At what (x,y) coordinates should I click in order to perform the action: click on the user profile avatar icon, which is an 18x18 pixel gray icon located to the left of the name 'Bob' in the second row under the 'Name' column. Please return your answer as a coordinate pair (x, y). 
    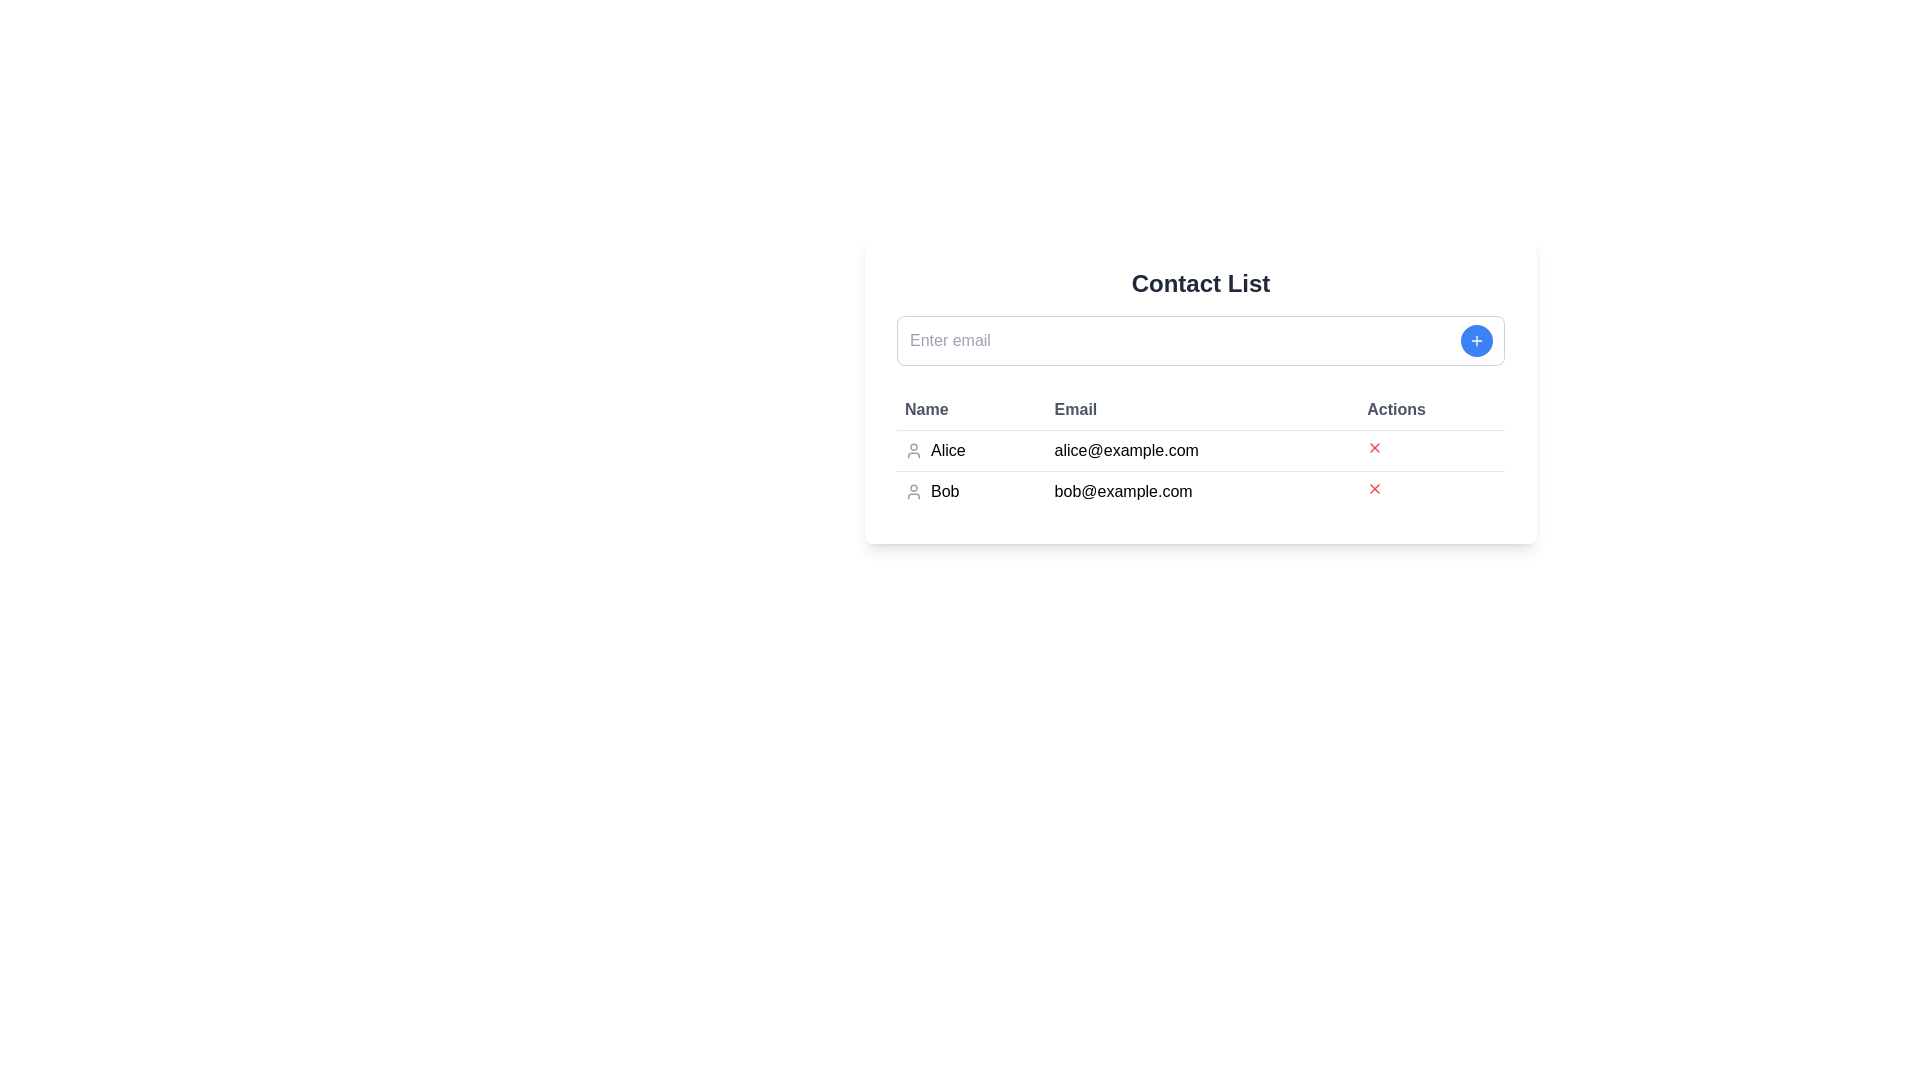
    Looking at the image, I should click on (912, 492).